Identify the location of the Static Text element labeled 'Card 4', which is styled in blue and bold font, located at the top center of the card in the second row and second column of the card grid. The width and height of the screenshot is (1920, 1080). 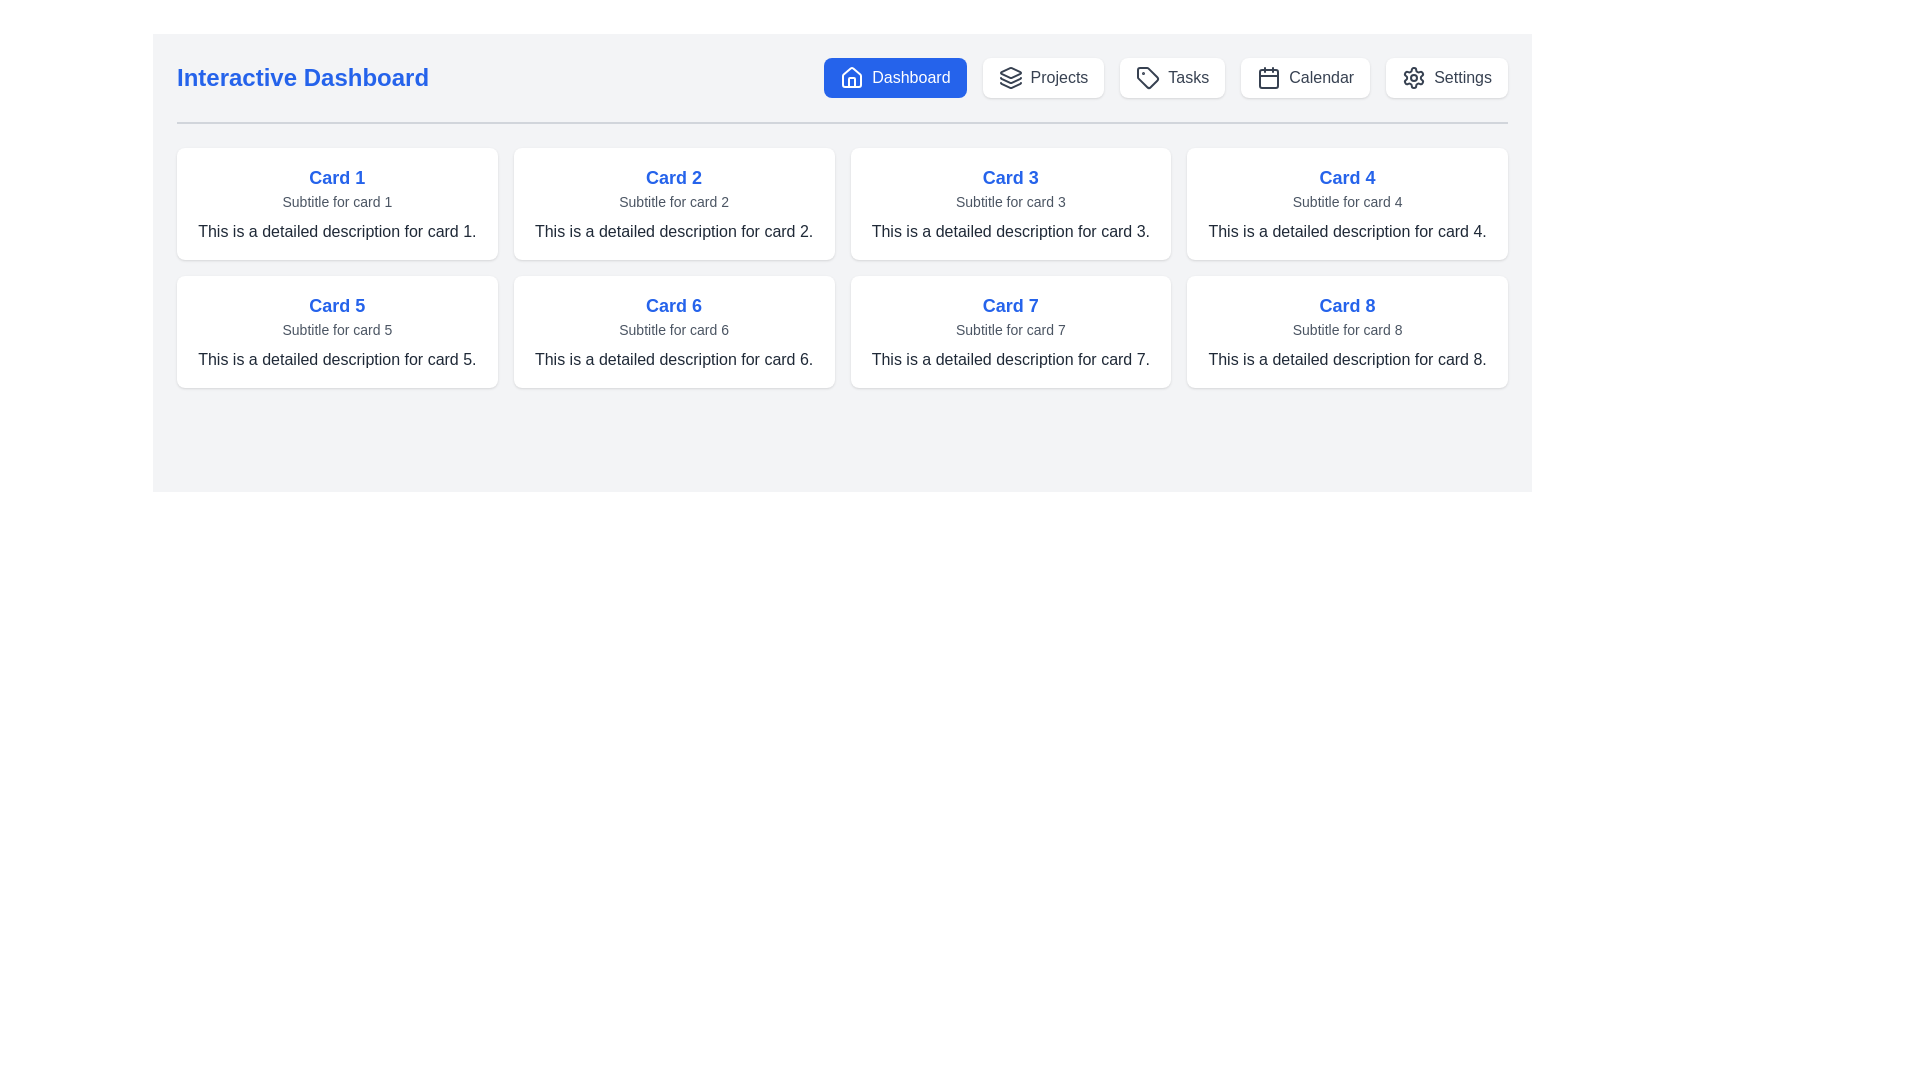
(1347, 176).